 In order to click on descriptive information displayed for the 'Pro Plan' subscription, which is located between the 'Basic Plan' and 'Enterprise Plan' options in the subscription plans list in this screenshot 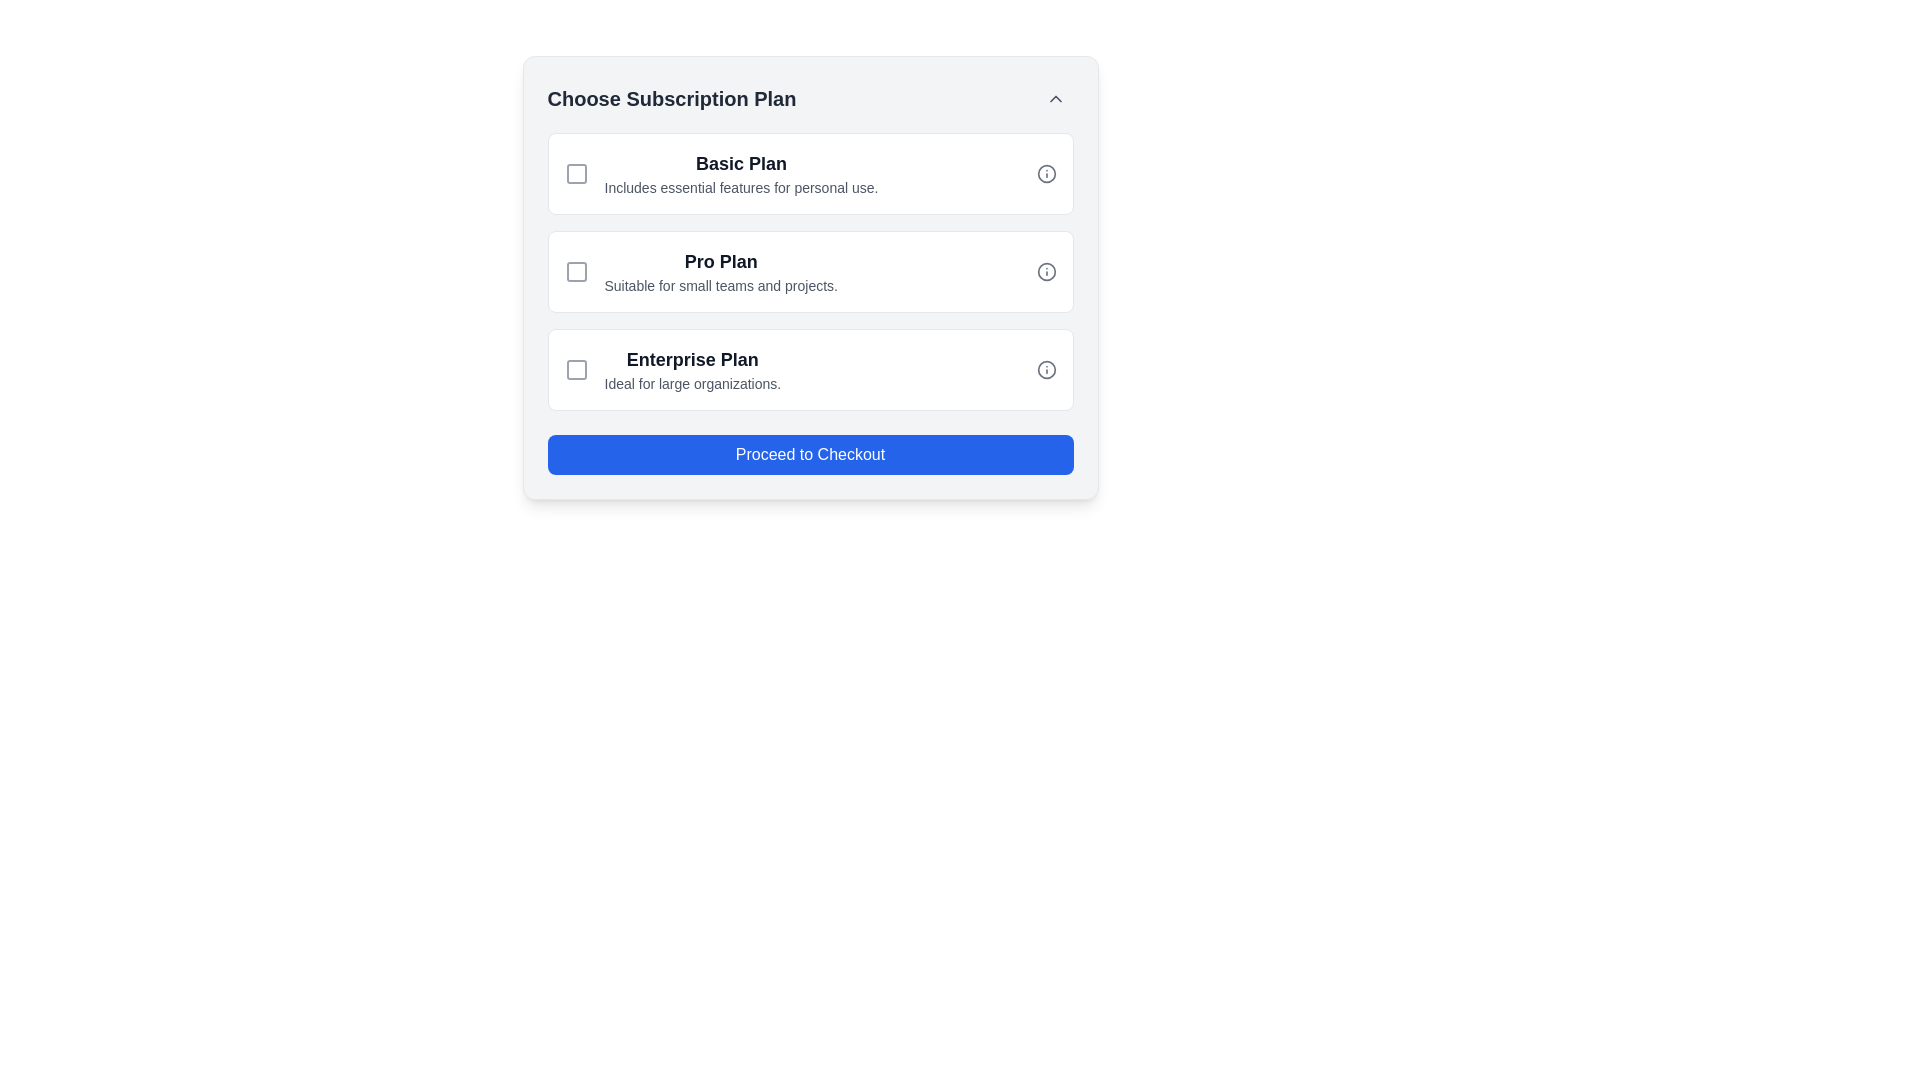, I will do `click(720, 272)`.